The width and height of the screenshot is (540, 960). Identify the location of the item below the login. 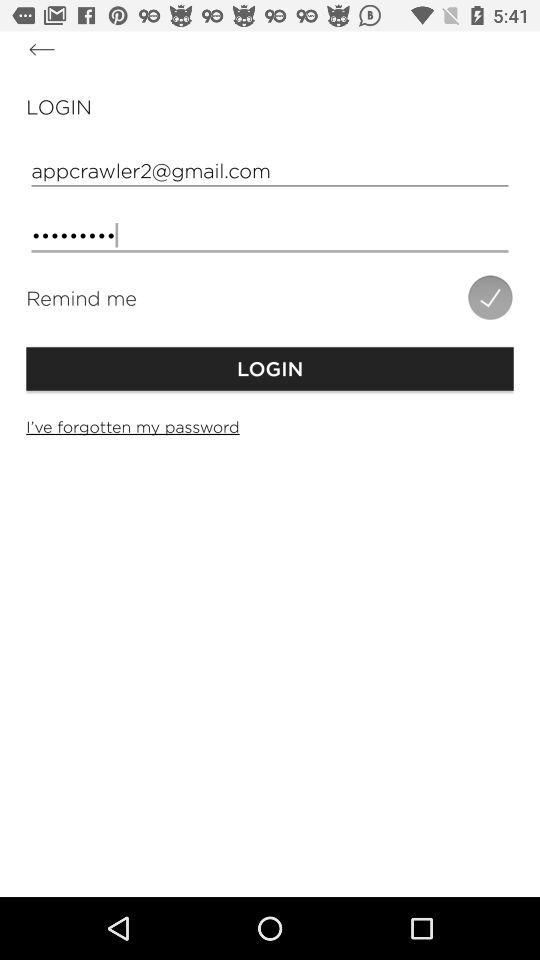
(270, 169).